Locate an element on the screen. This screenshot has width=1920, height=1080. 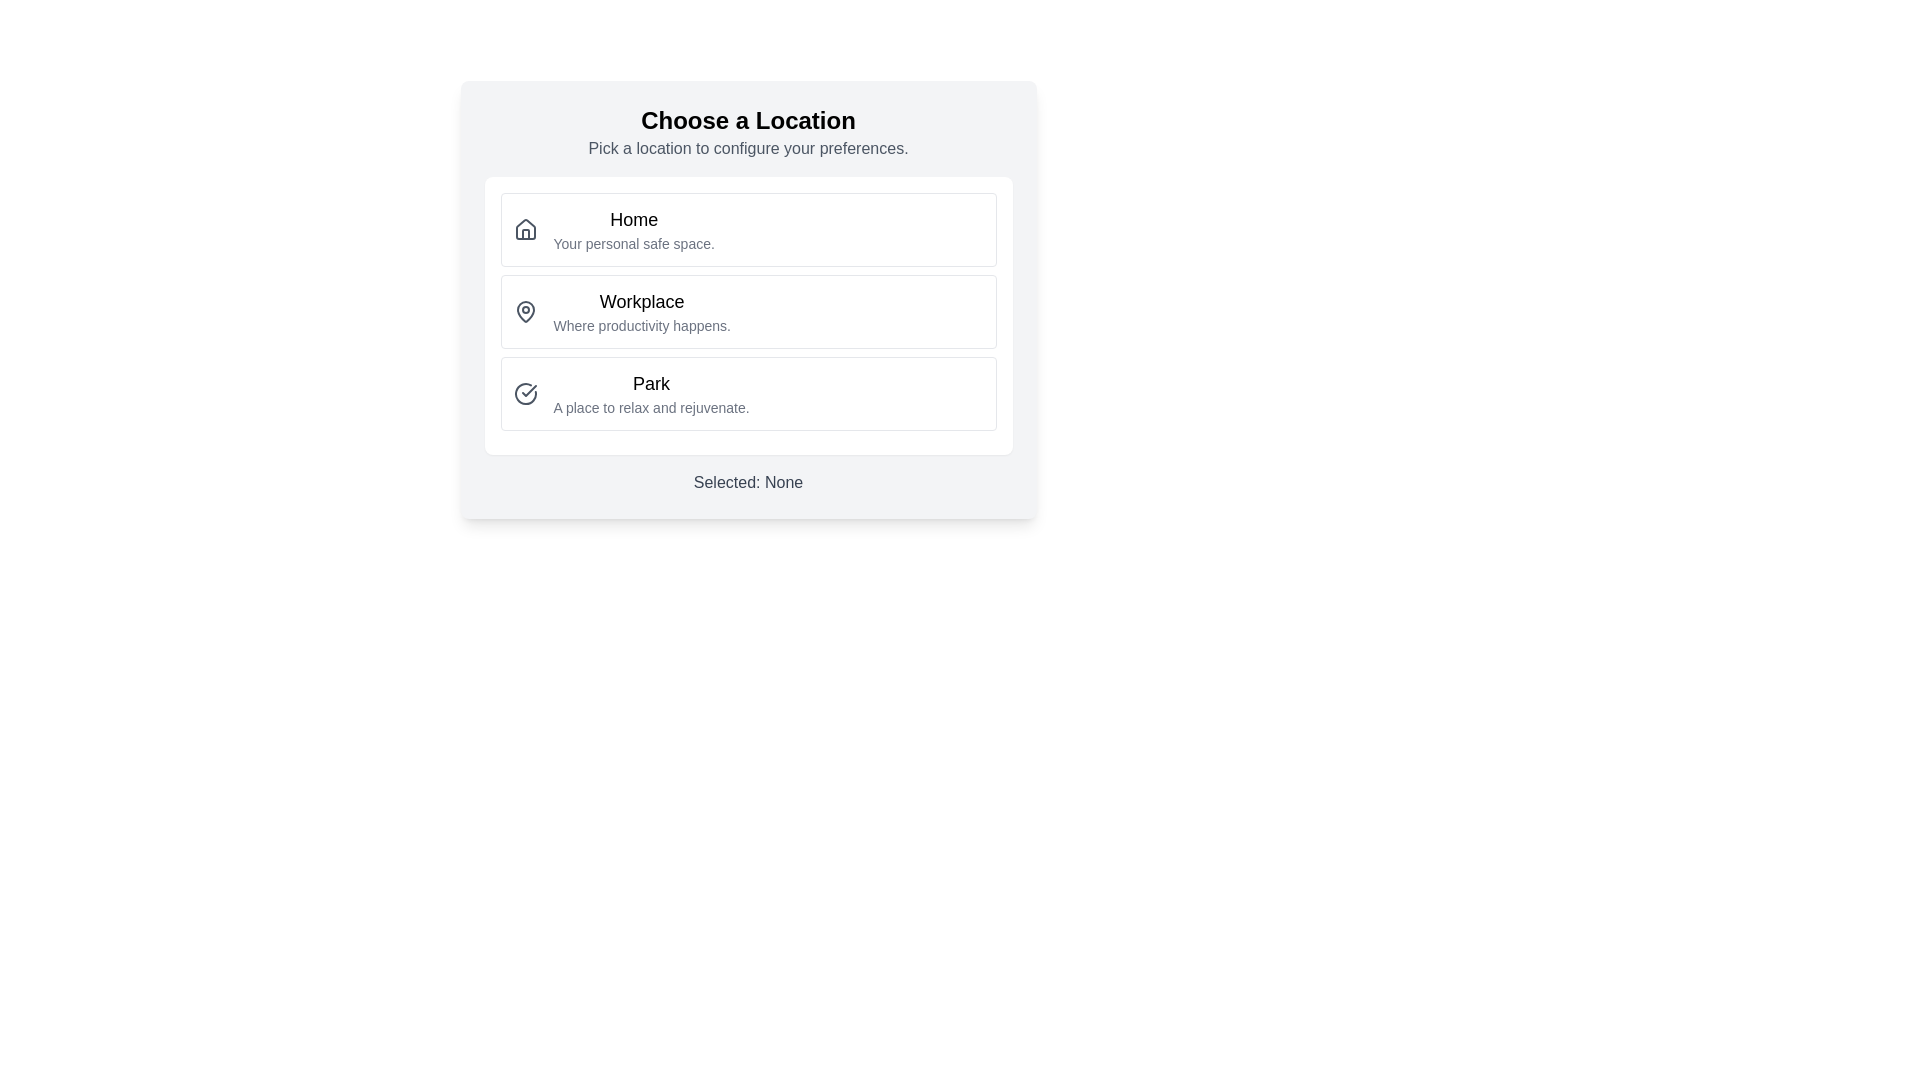
the house icon located on the left side of the 'Home' entry in the list of selectable options is located at coordinates (525, 228).